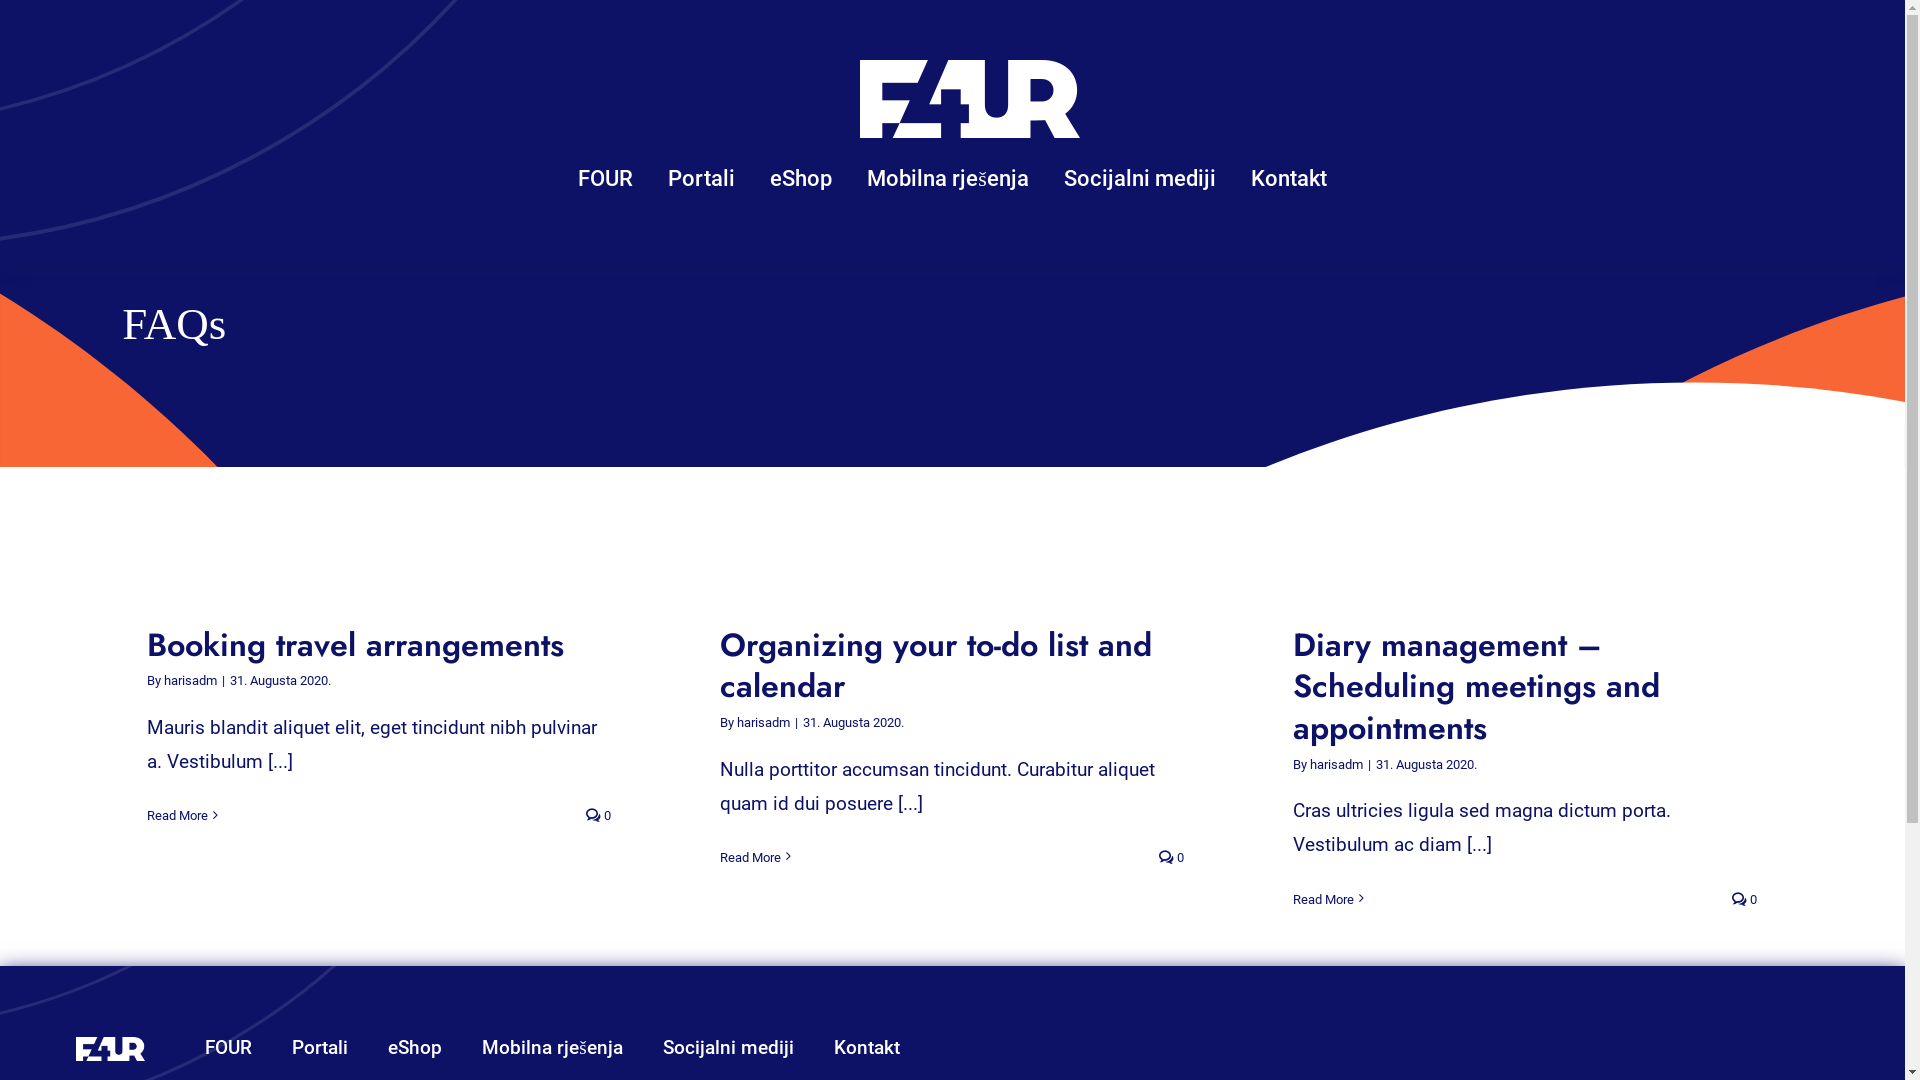 This screenshot has width=1920, height=1080. What do you see at coordinates (867, 1048) in the screenshot?
I see `'Kontakt'` at bounding box center [867, 1048].